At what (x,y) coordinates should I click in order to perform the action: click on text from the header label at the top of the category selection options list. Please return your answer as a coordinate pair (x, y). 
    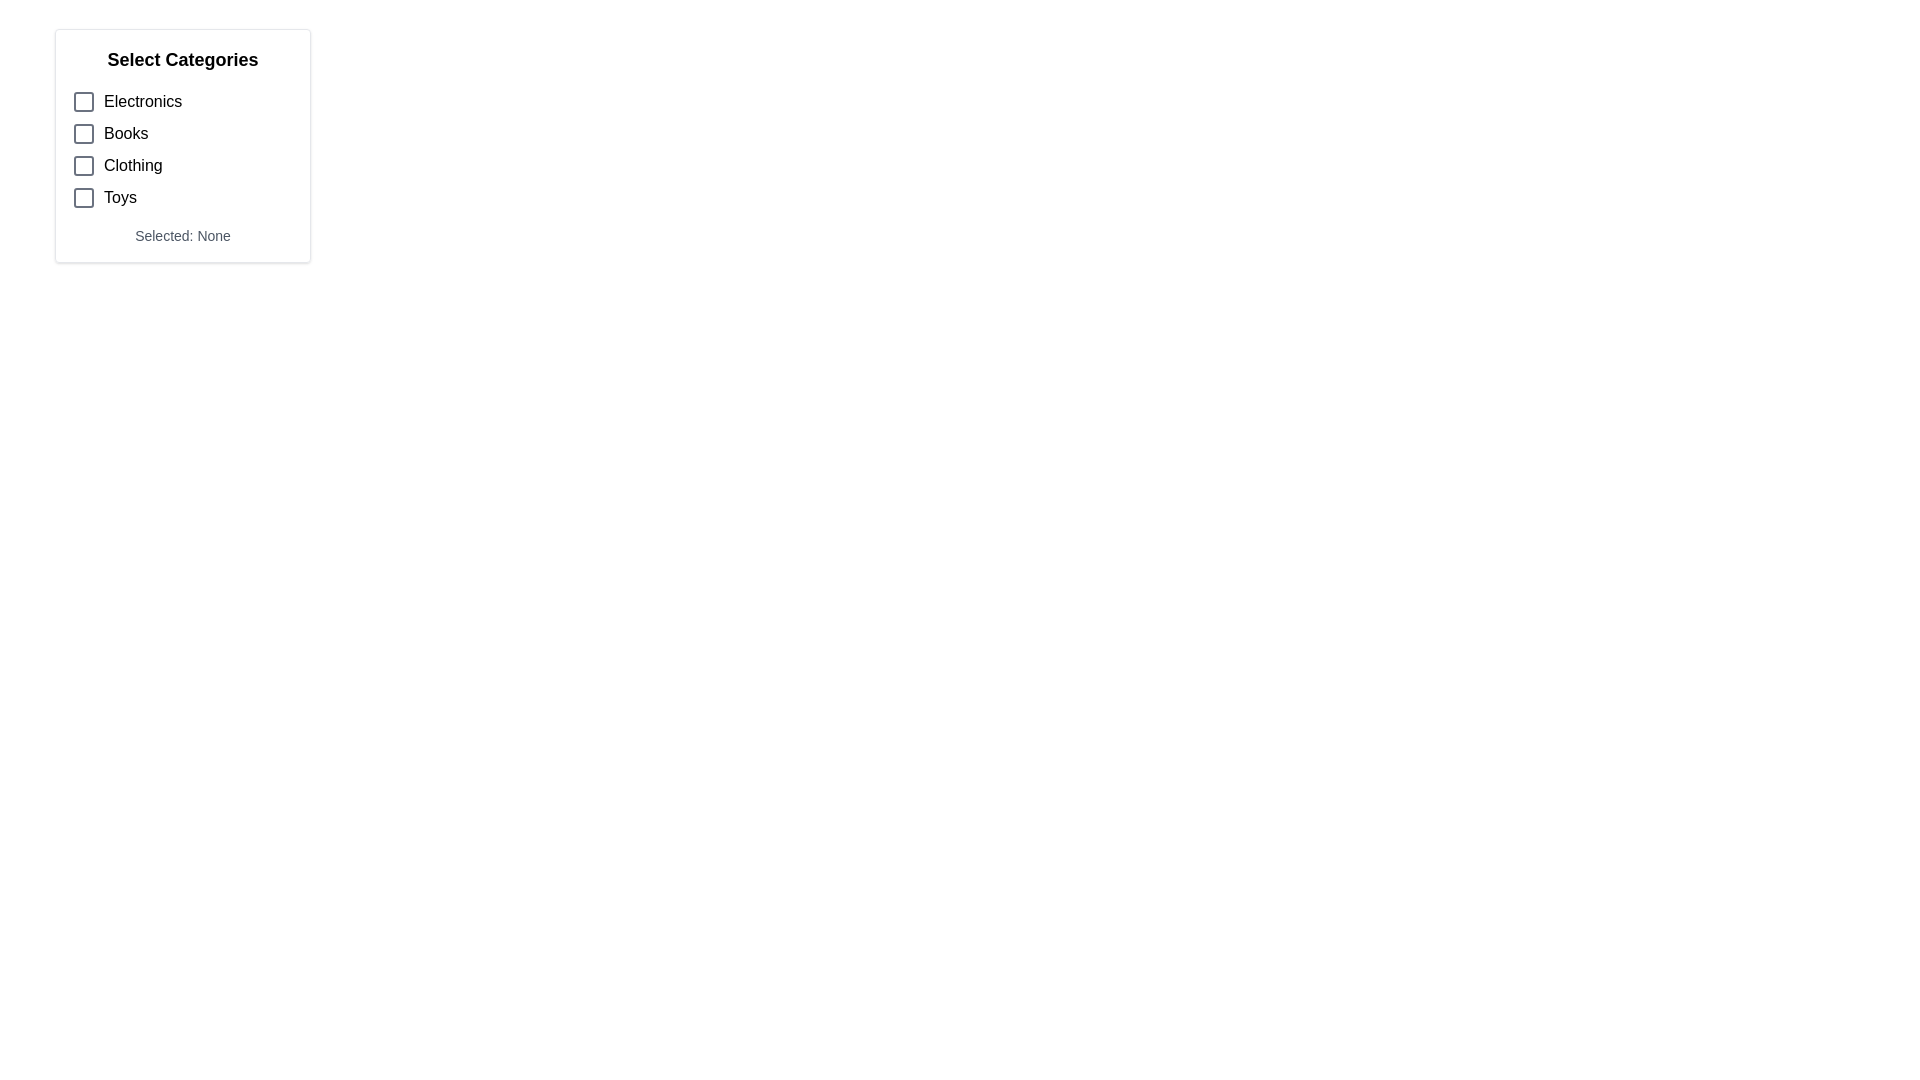
    Looking at the image, I should click on (182, 59).